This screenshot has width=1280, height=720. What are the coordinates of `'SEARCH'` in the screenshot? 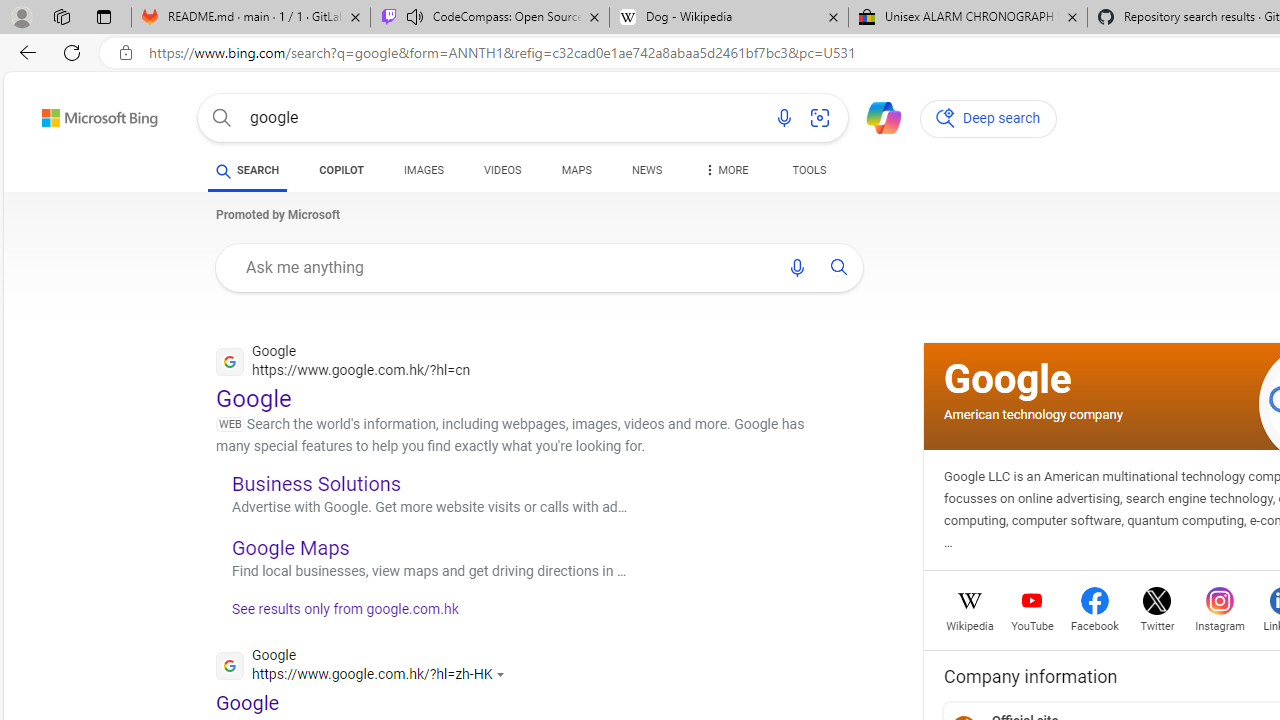 It's located at (246, 170).